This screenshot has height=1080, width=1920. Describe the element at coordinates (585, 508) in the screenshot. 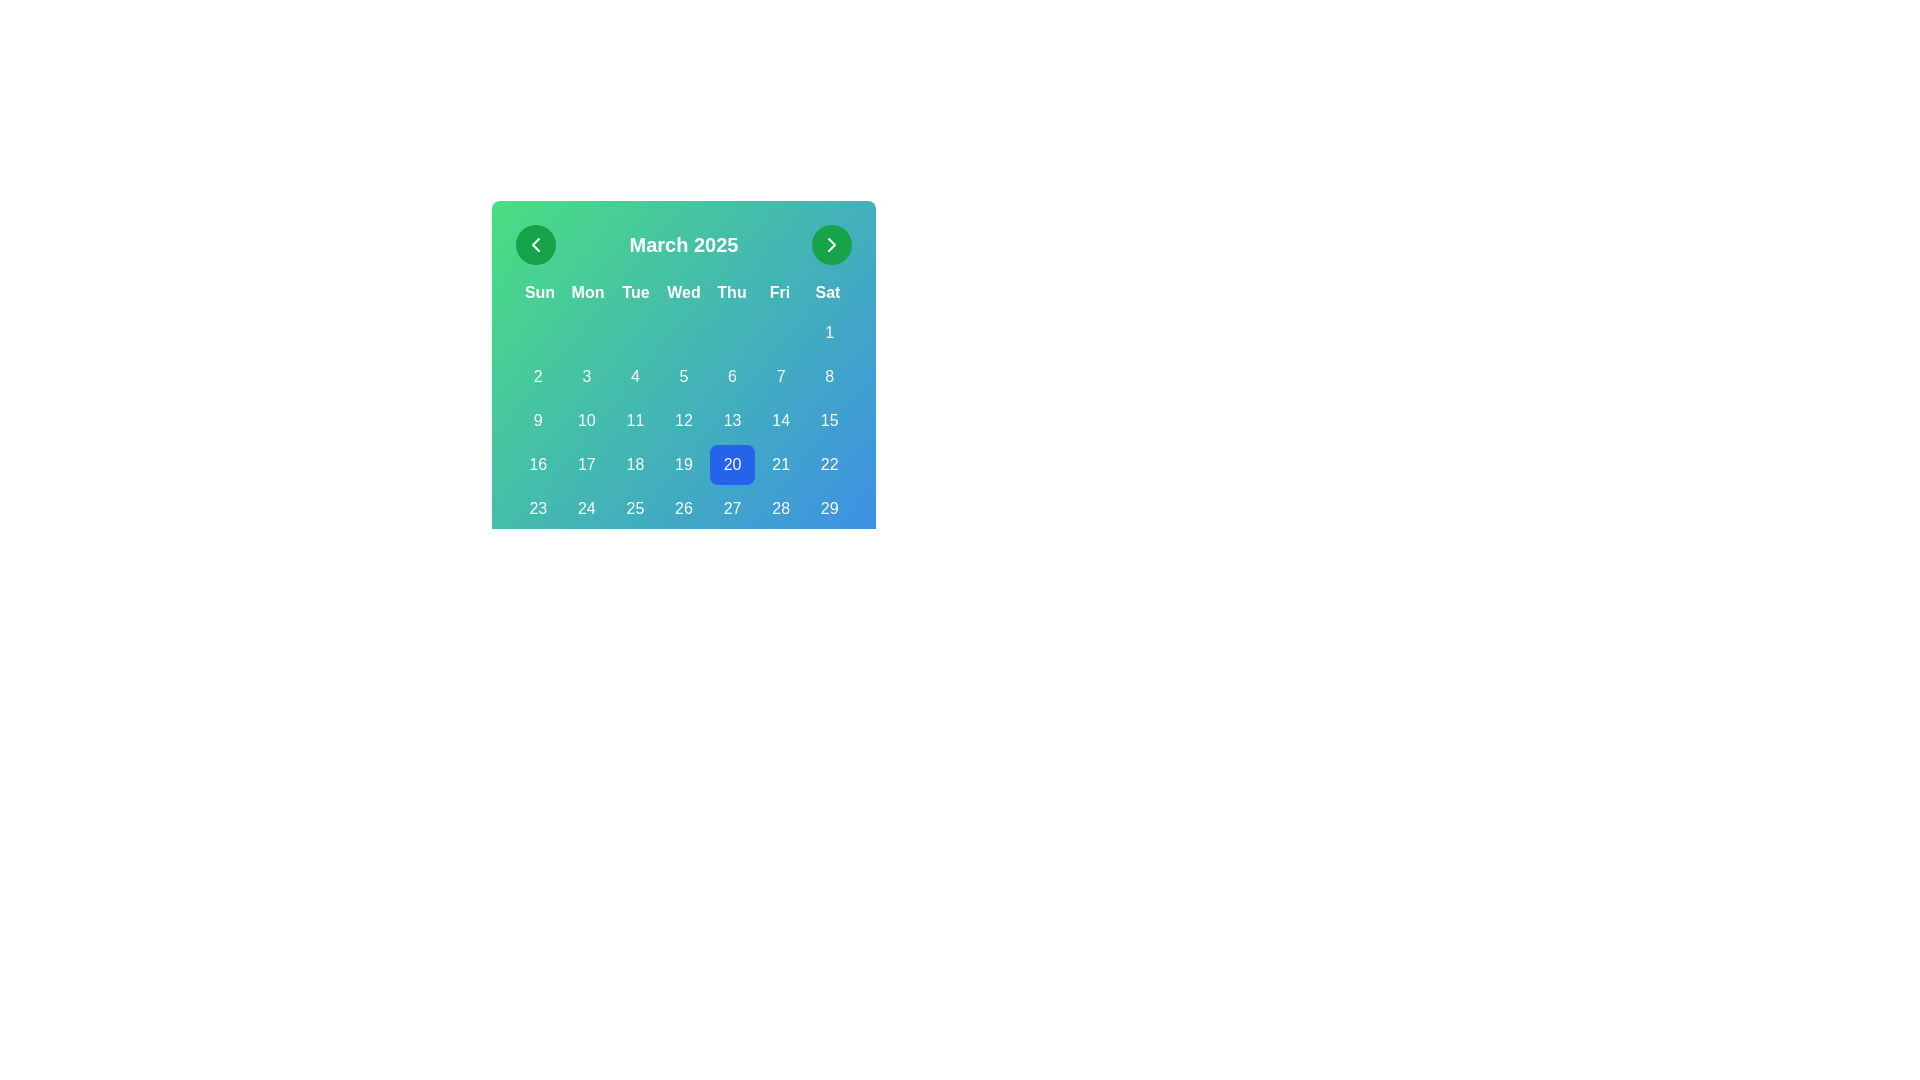

I see `the button displaying '24' in the calendar grid to change its background color to blue` at that location.